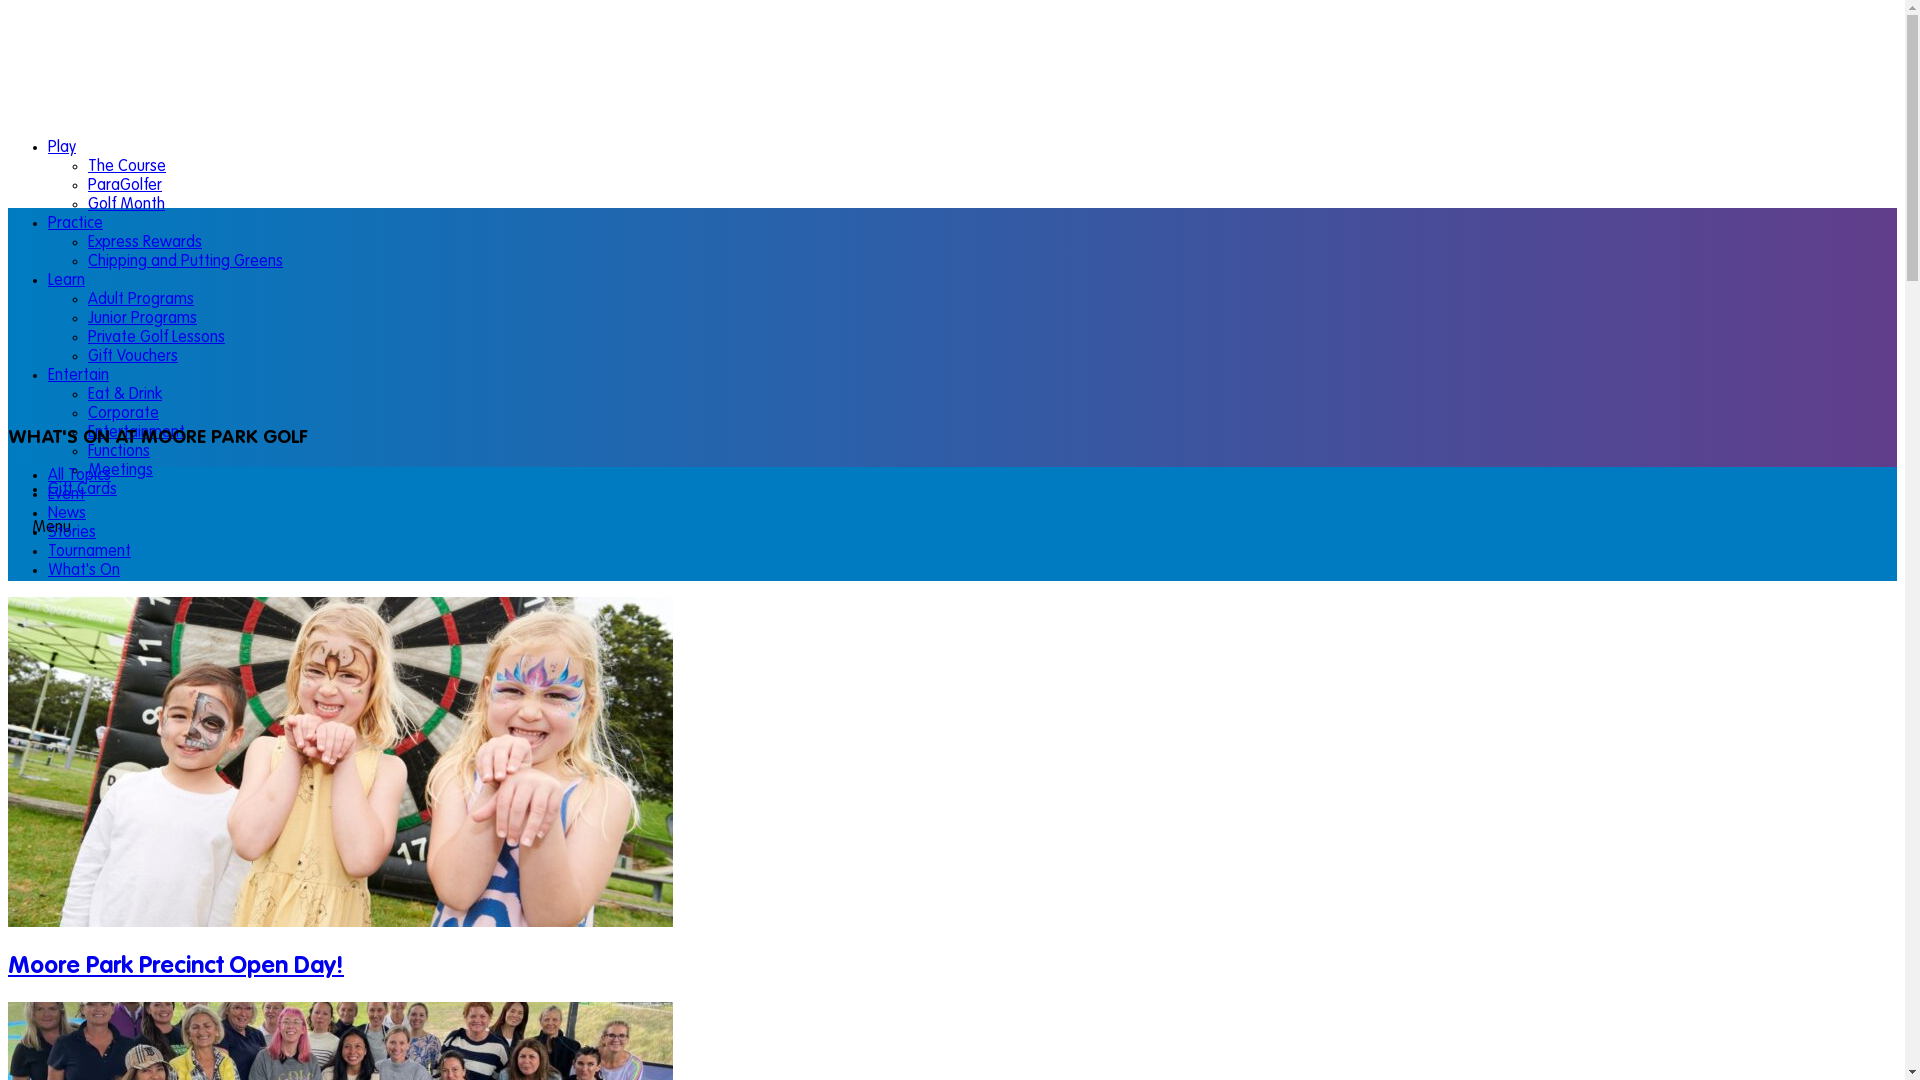 The height and width of the screenshot is (1080, 1920). Describe the element at coordinates (81, 489) in the screenshot. I see `'Gift Cards'` at that location.